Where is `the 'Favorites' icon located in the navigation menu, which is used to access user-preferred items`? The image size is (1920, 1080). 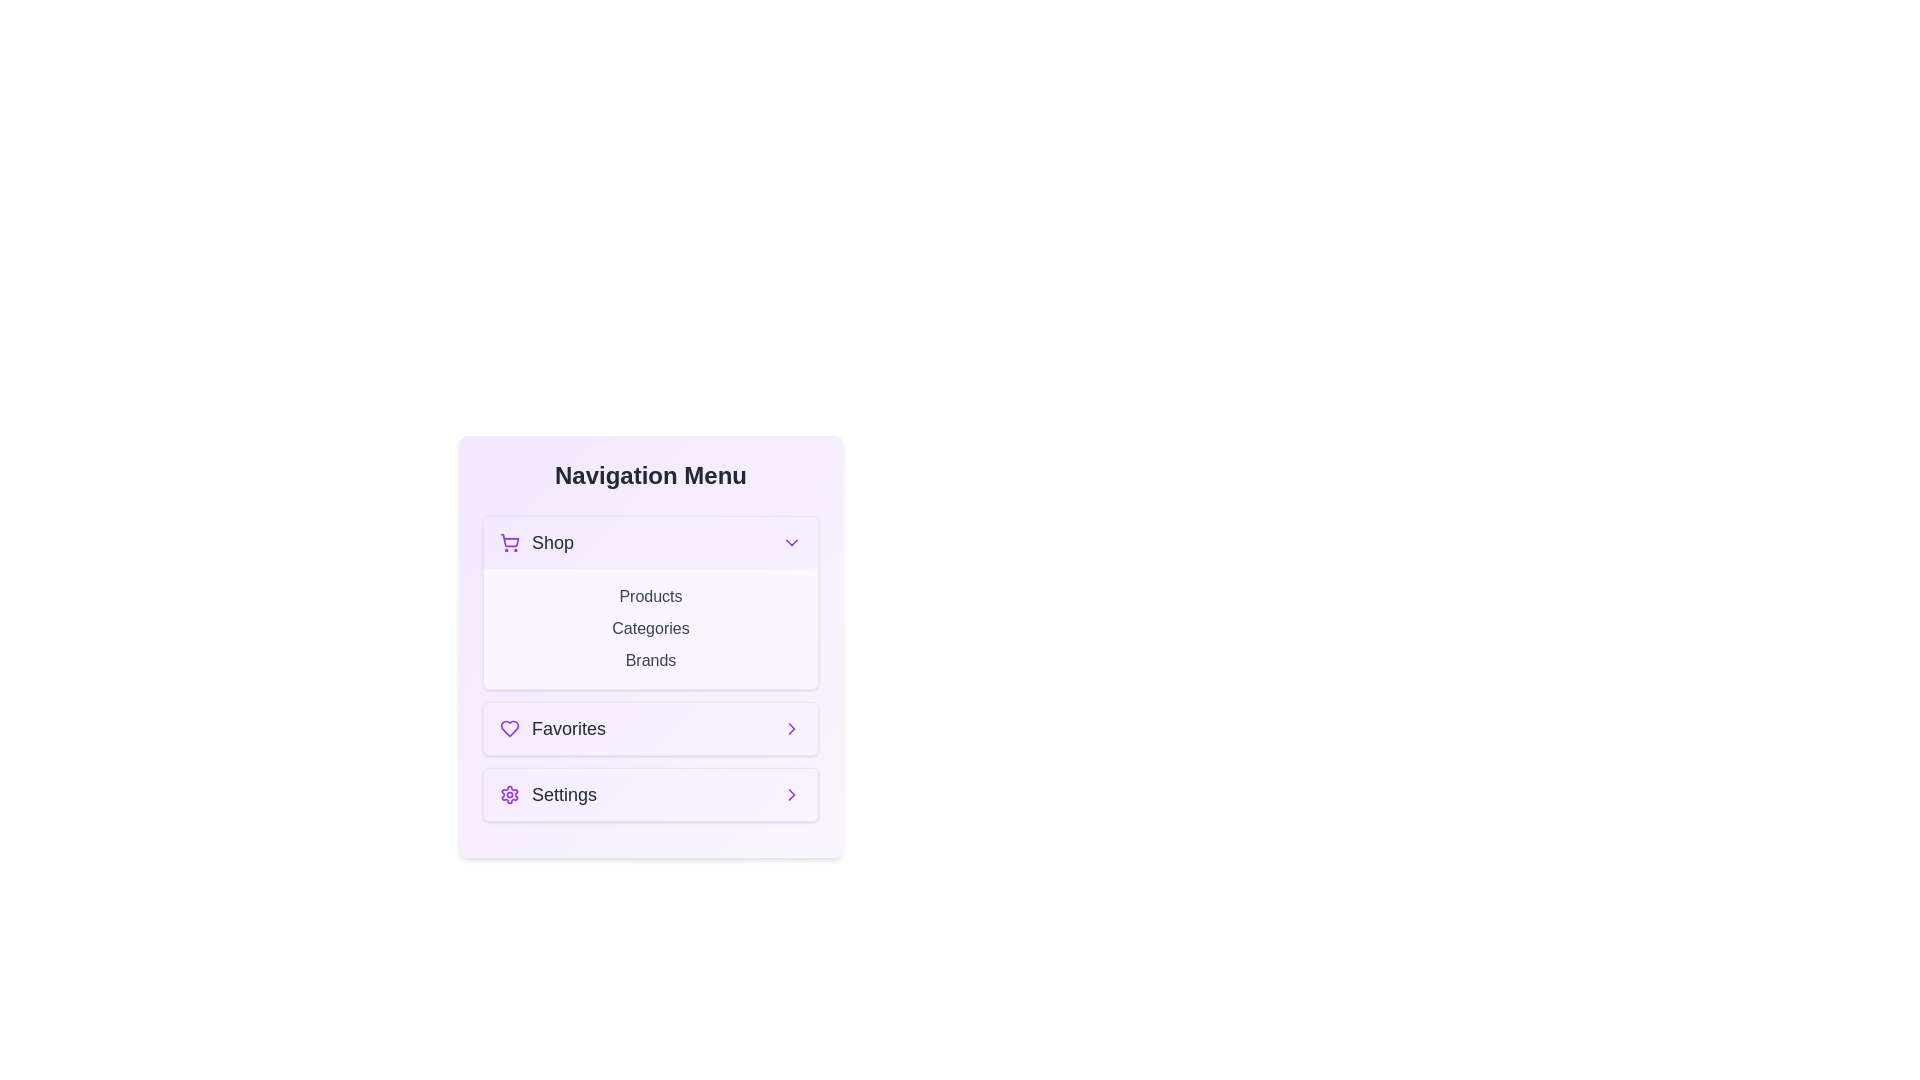
the 'Favorites' icon located in the navigation menu, which is used to access user-preferred items is located at coordinates (509, 729).